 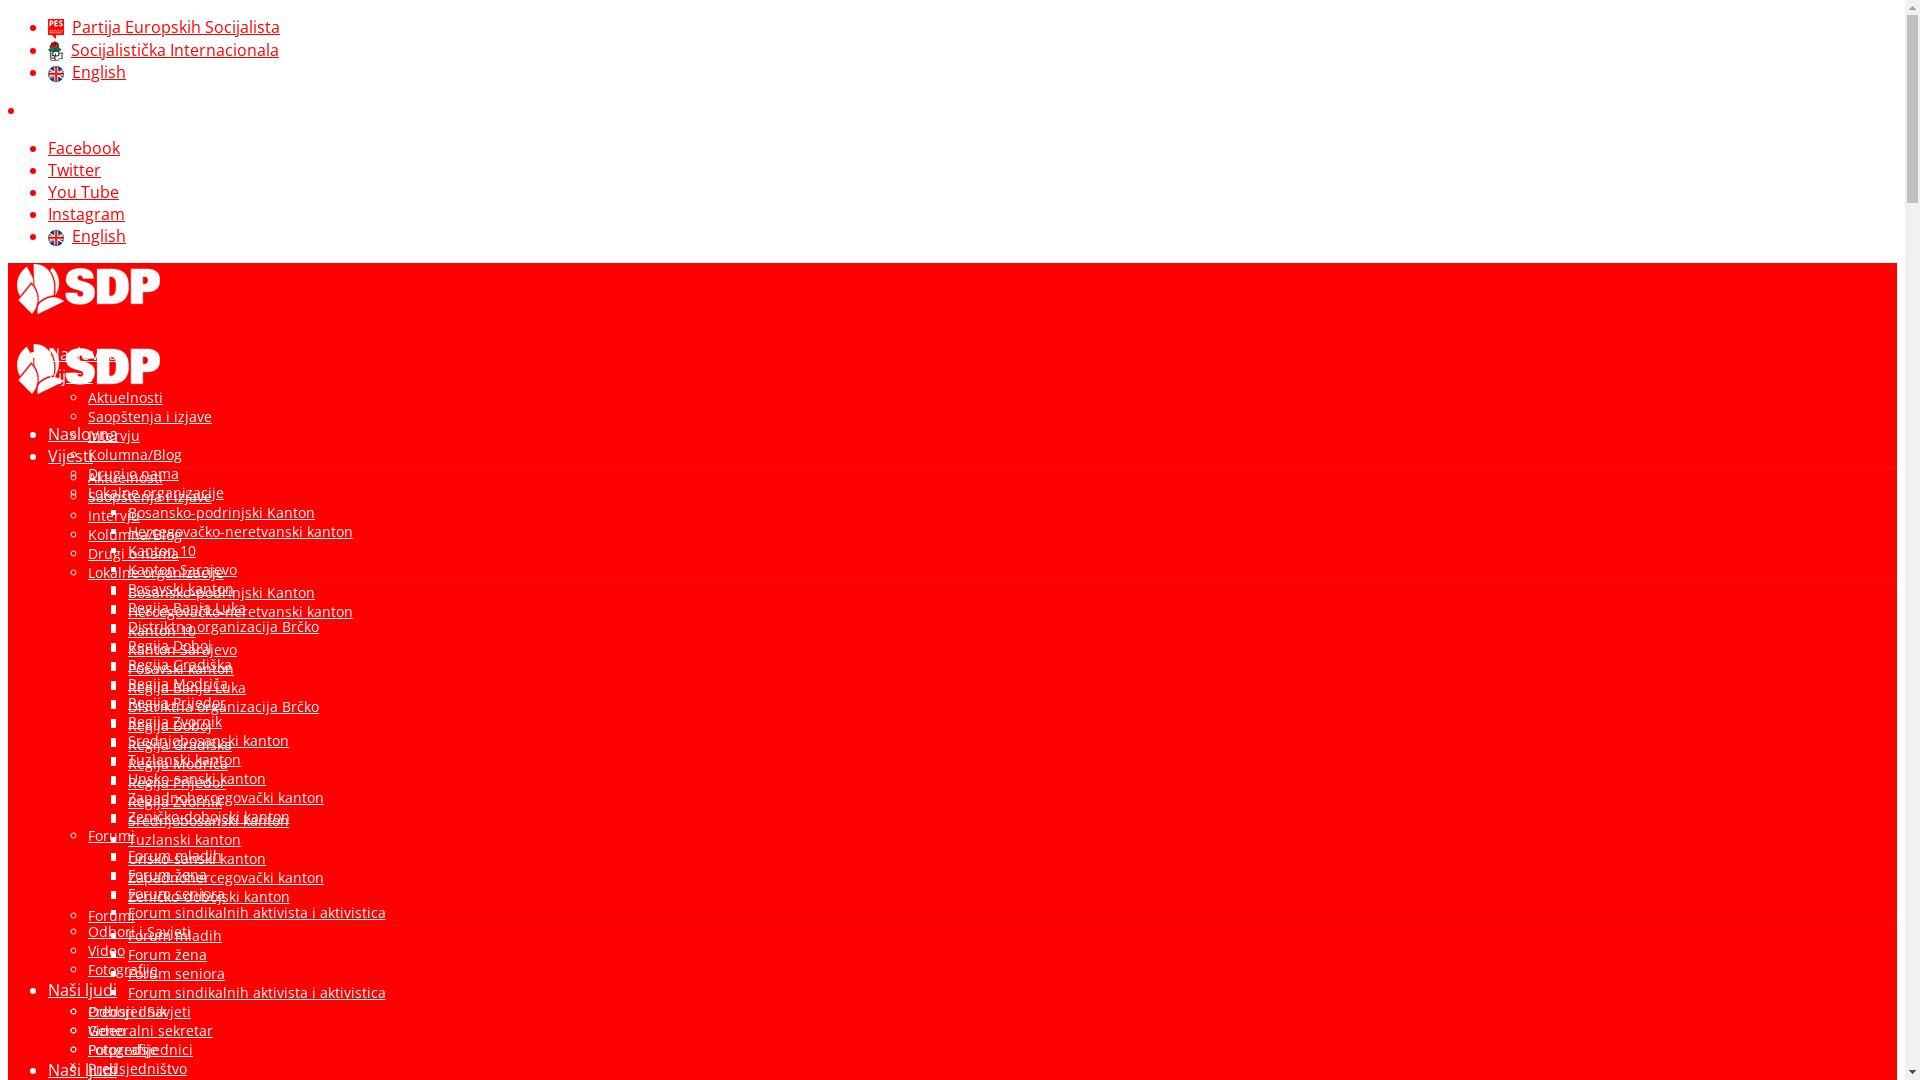 What do you see at coordinates (162, 550) in the screenshot?
I see `'Kanton 10'` at bounding box center [162, 550].